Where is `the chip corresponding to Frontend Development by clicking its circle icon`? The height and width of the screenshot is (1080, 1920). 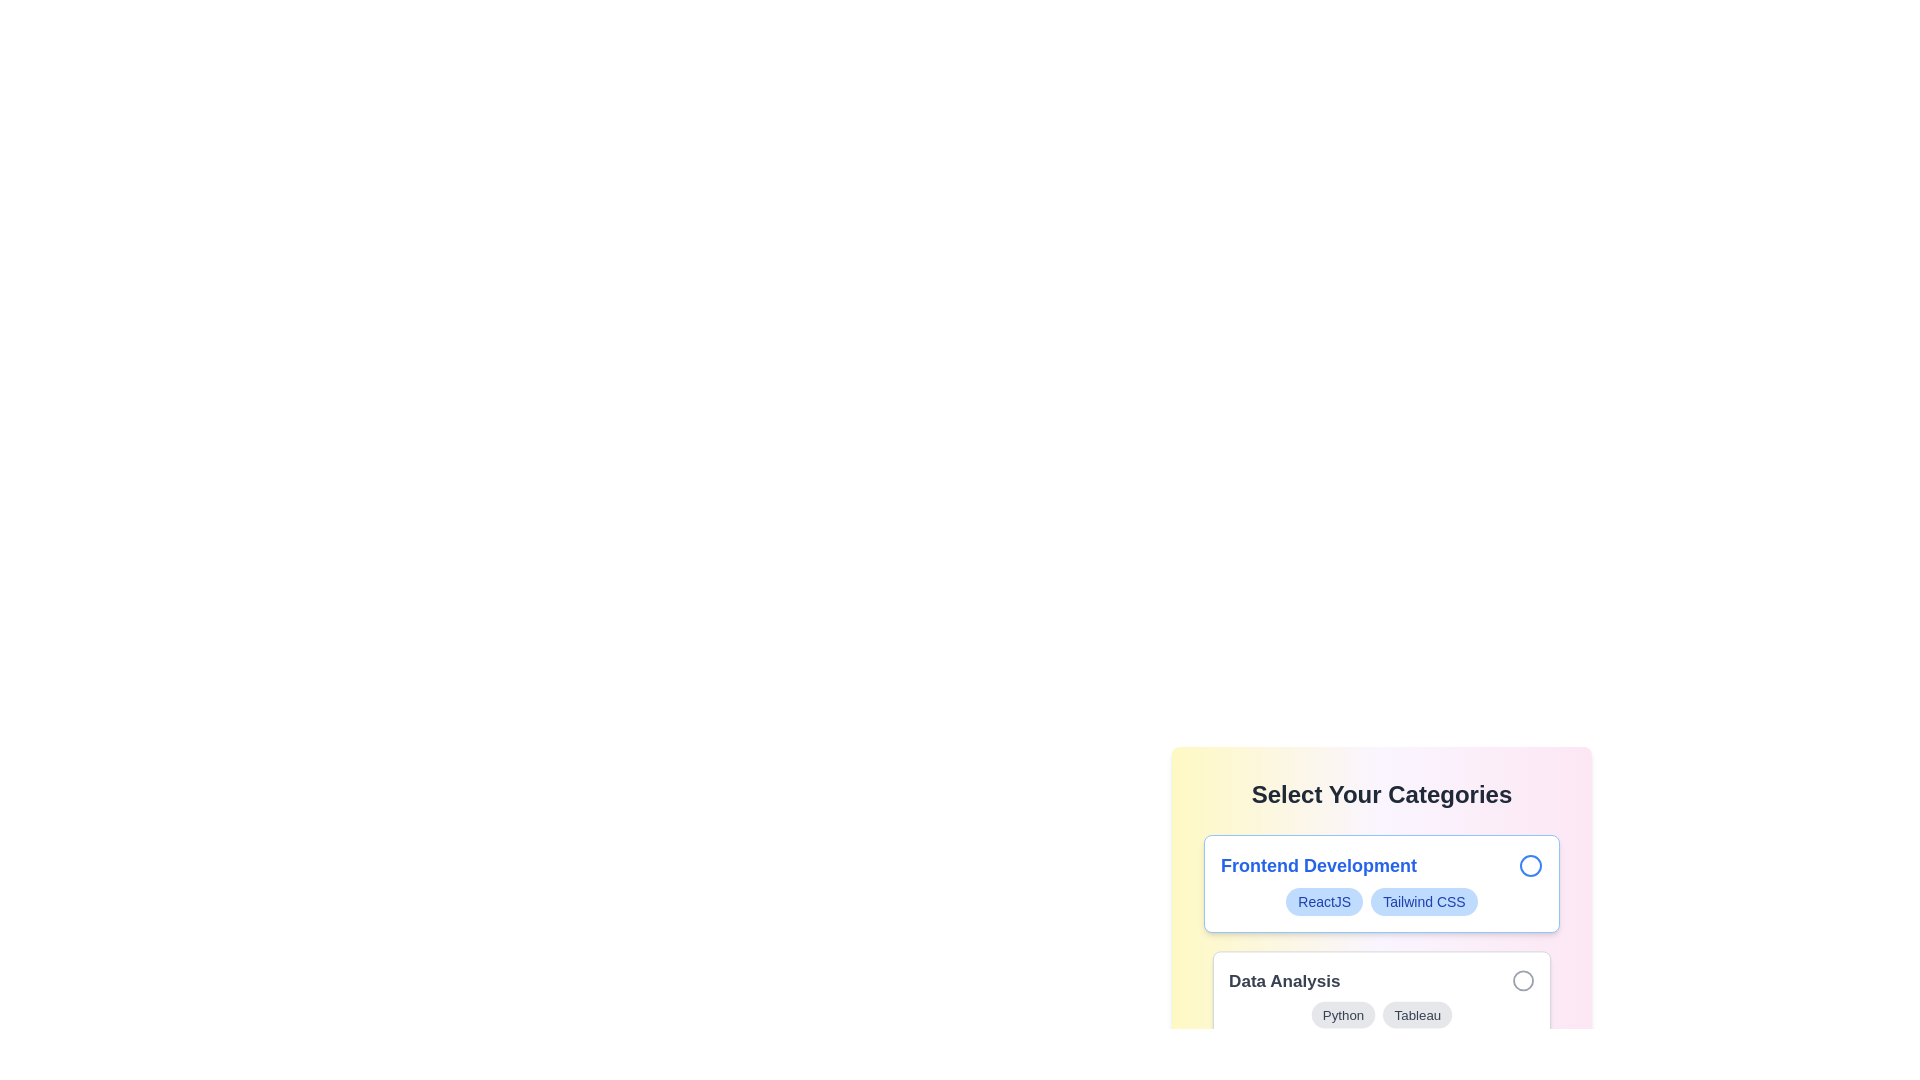 the chip corresponding to Frontend Development by clicking its circle icon is located at coordinates (1530, 865).